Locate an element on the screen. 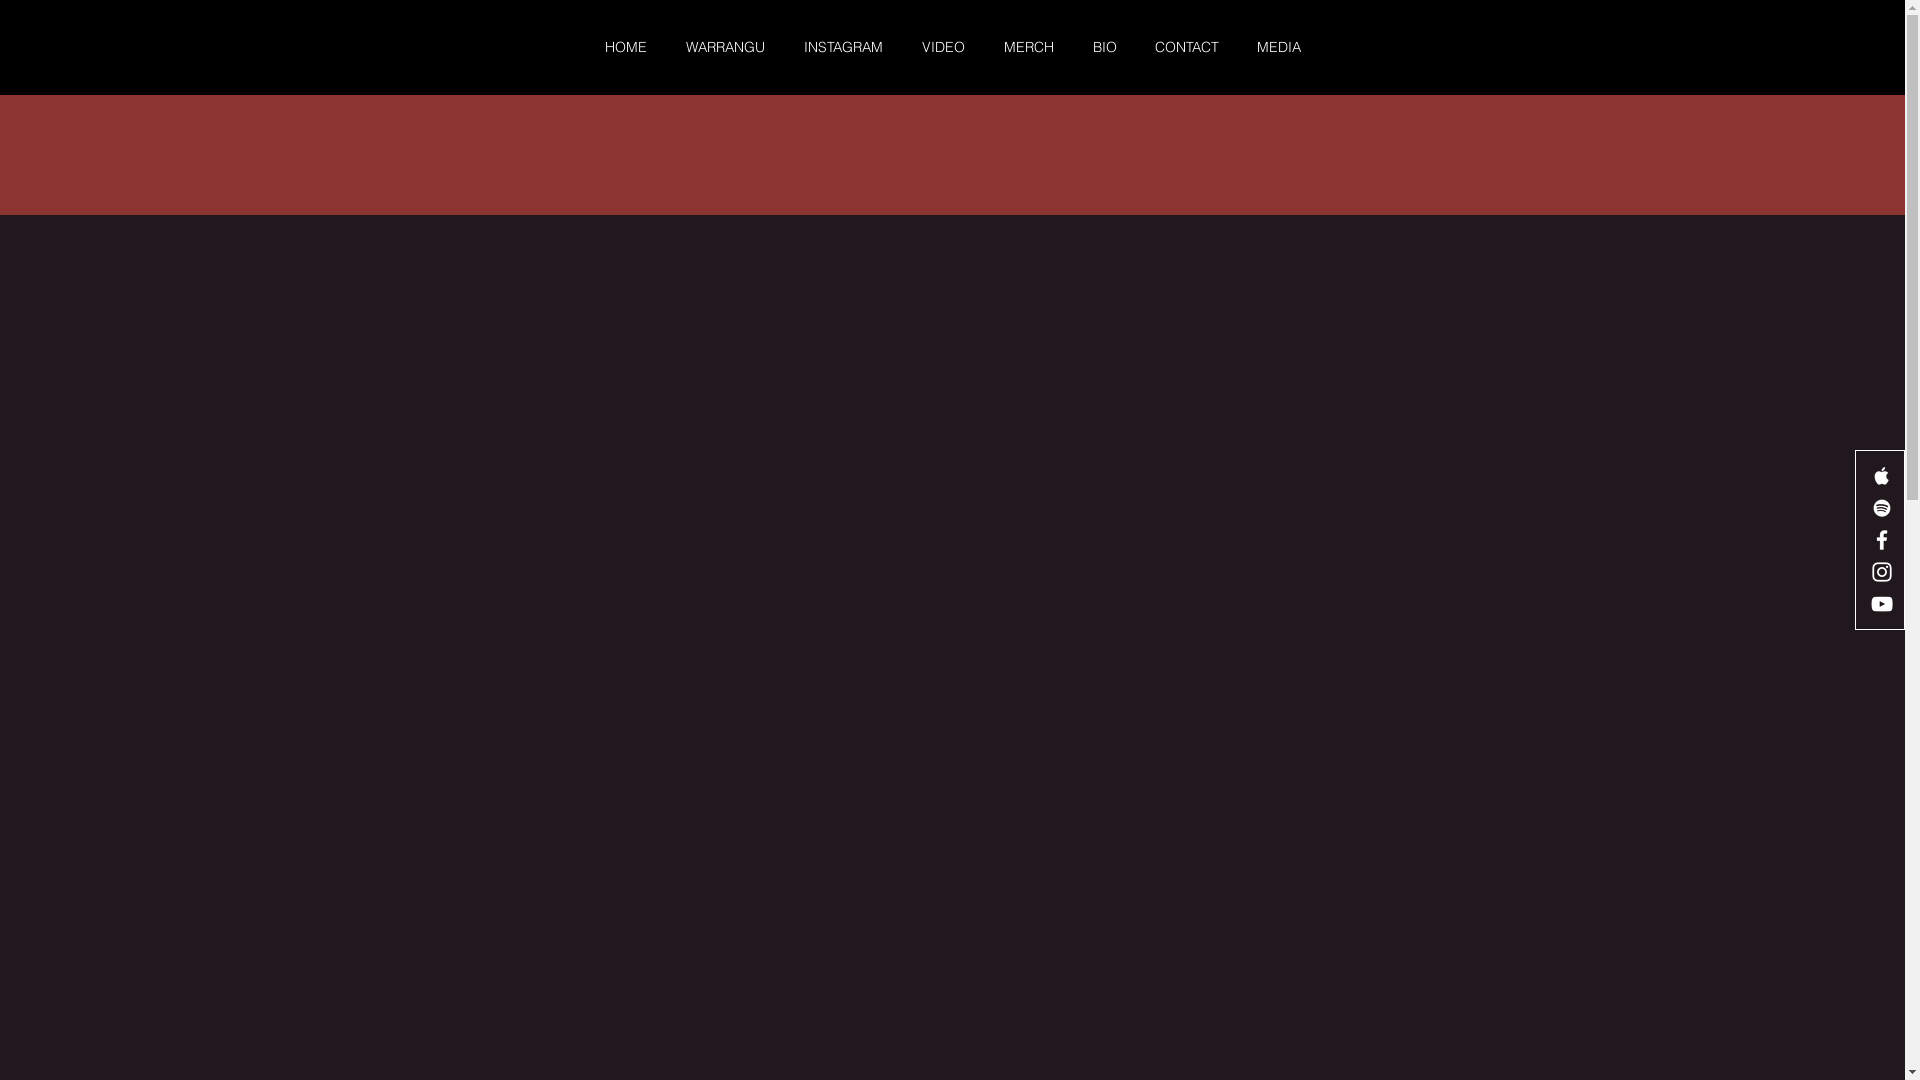 Image resolution: width=1920 pixels, height=1080 pixels. 'HOME' is located at coordinates (625, 46).